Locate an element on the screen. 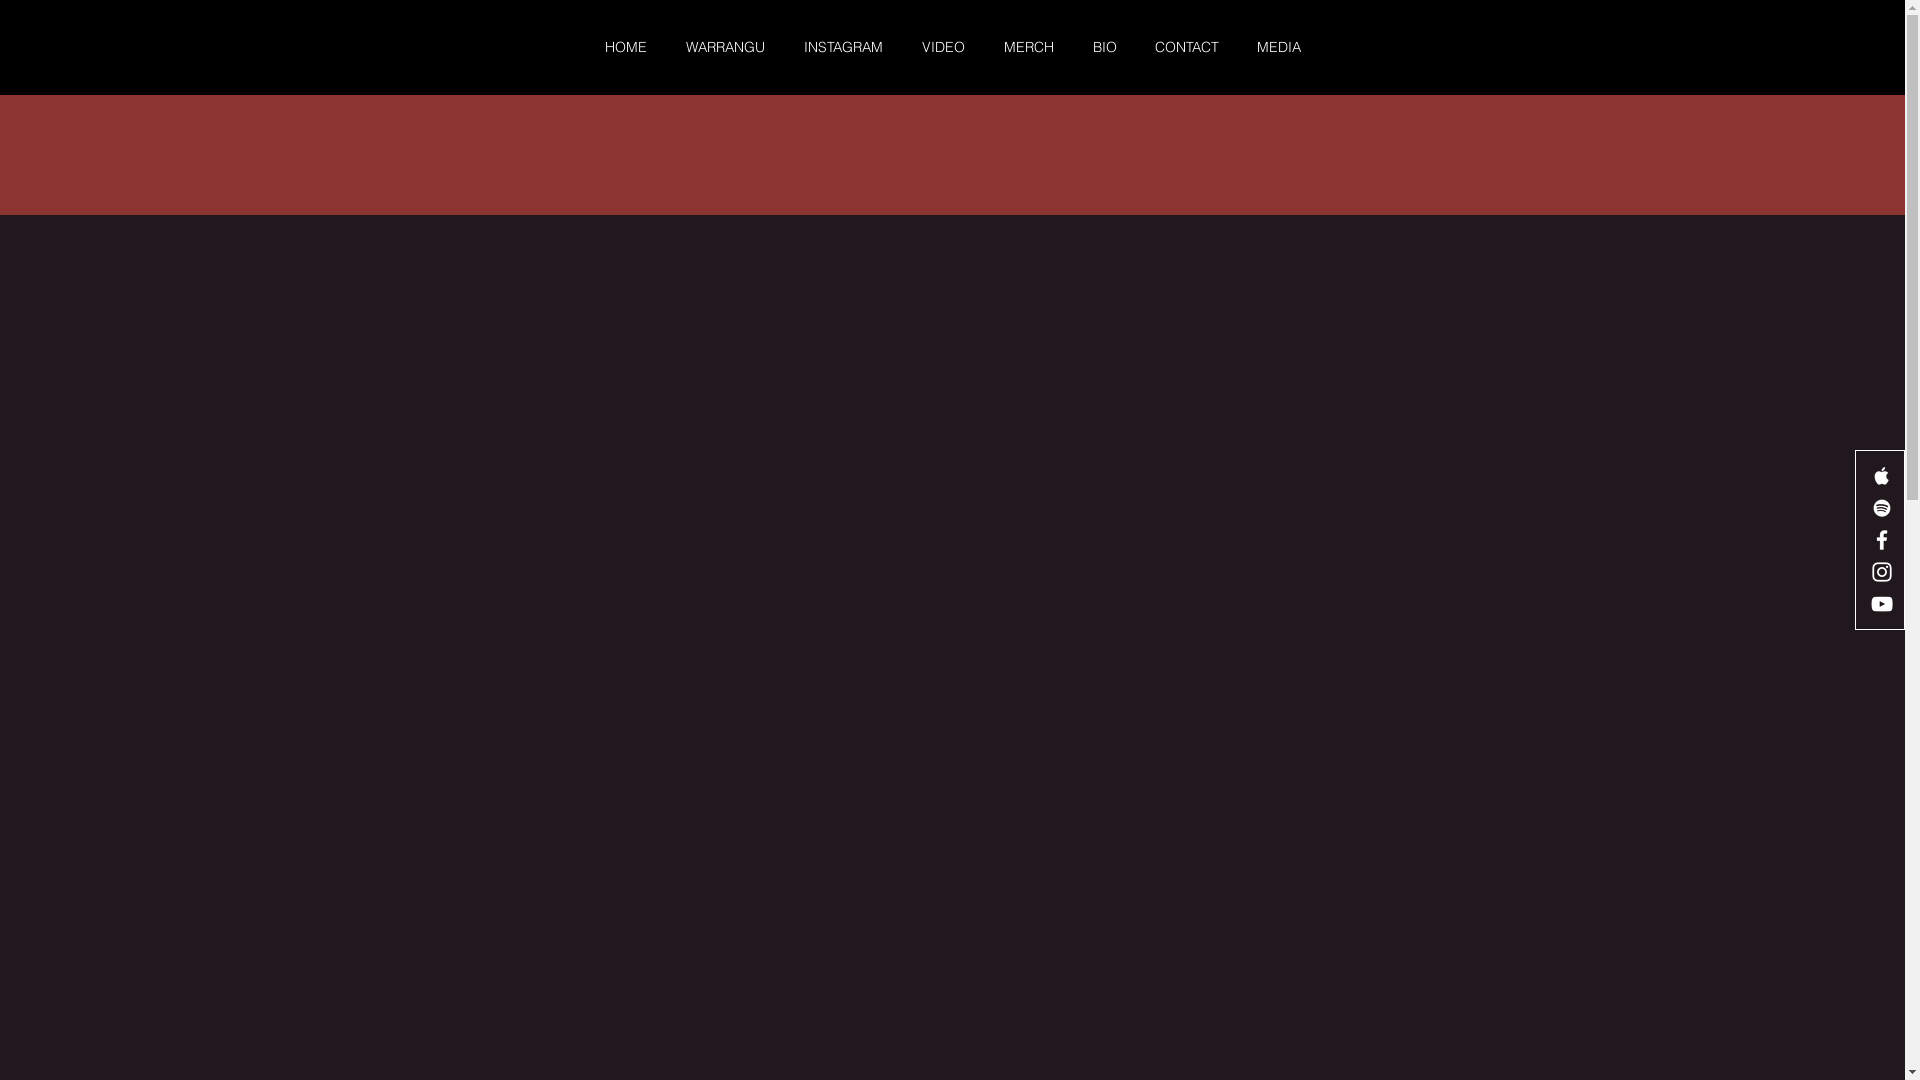 Image resolution: width=1920 pixels, height=1080 pixels. 'HOME' is located at coordinates (625, 46).